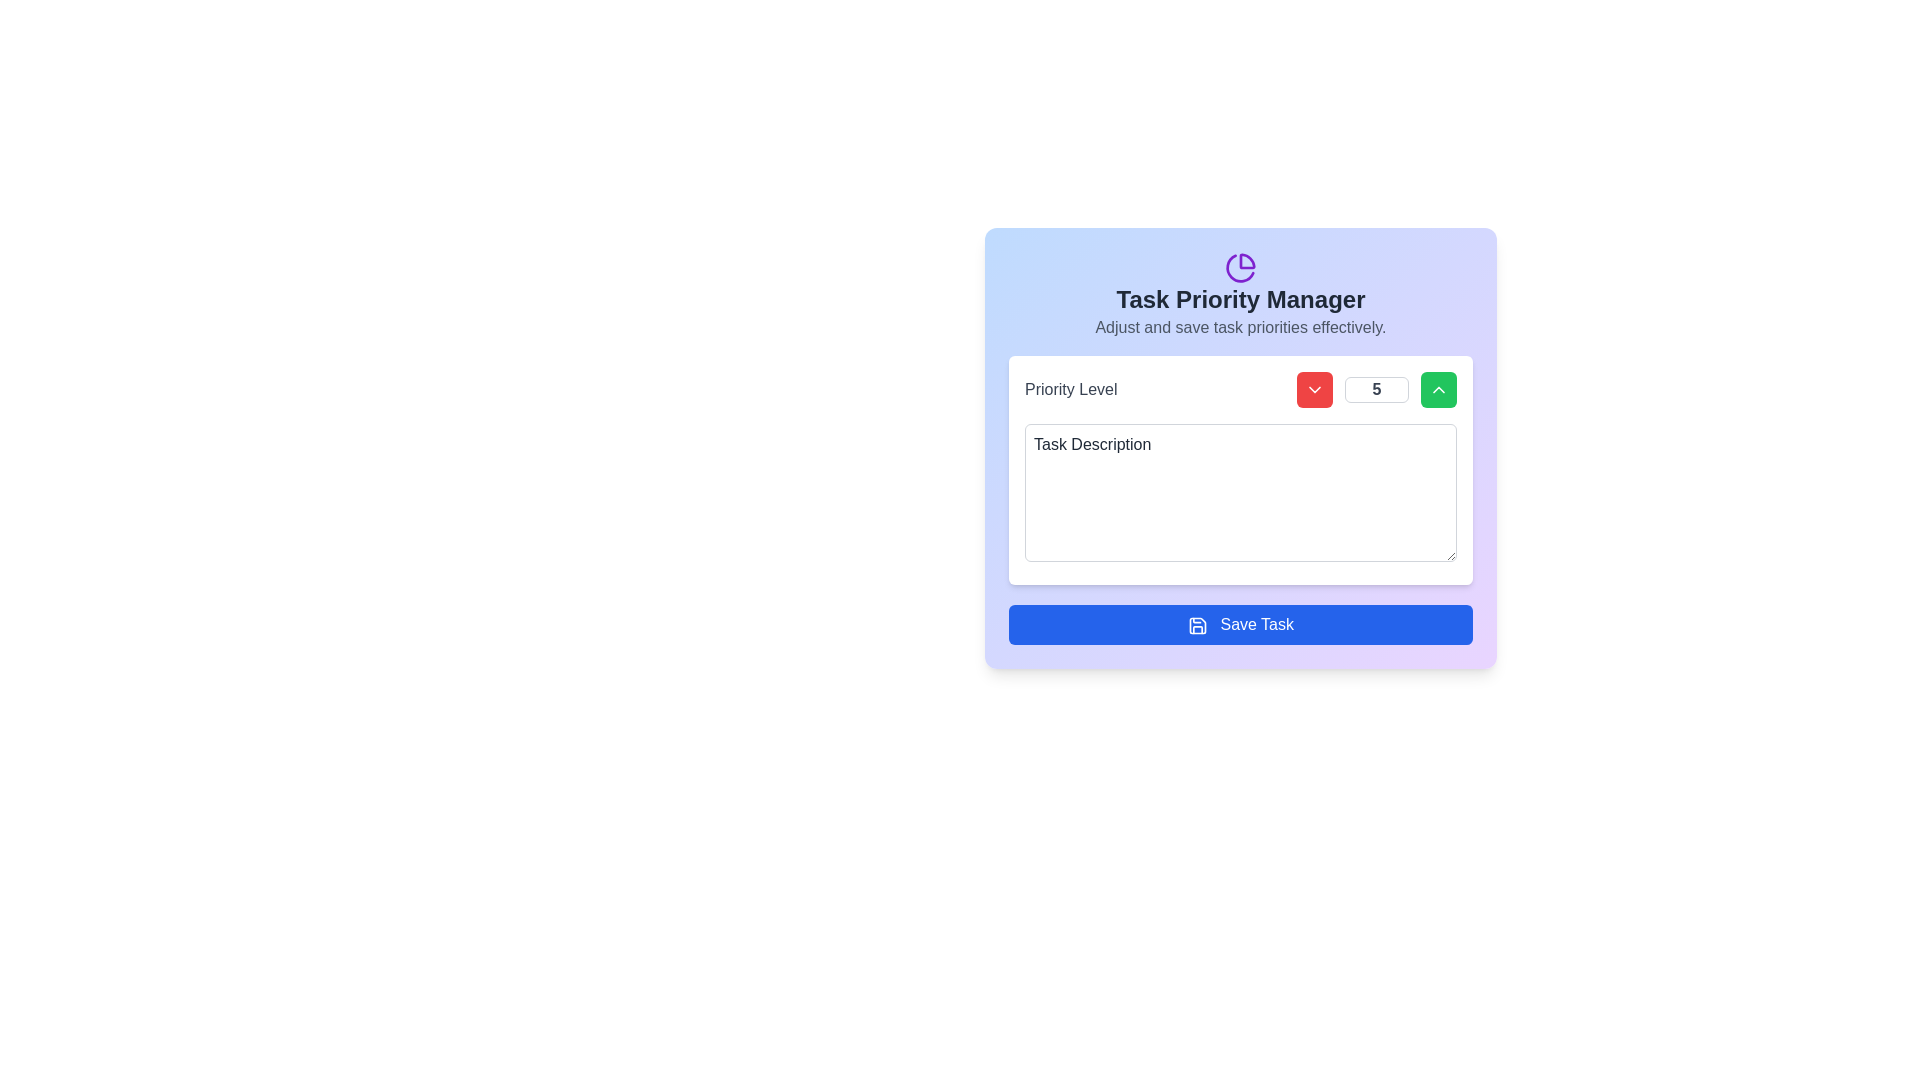 This screenshot has width=1920, height=1080. Describe the element at coordinates (1376, 389) in the screenshot. I see `the text box of the priority level adjustment component` at that location.